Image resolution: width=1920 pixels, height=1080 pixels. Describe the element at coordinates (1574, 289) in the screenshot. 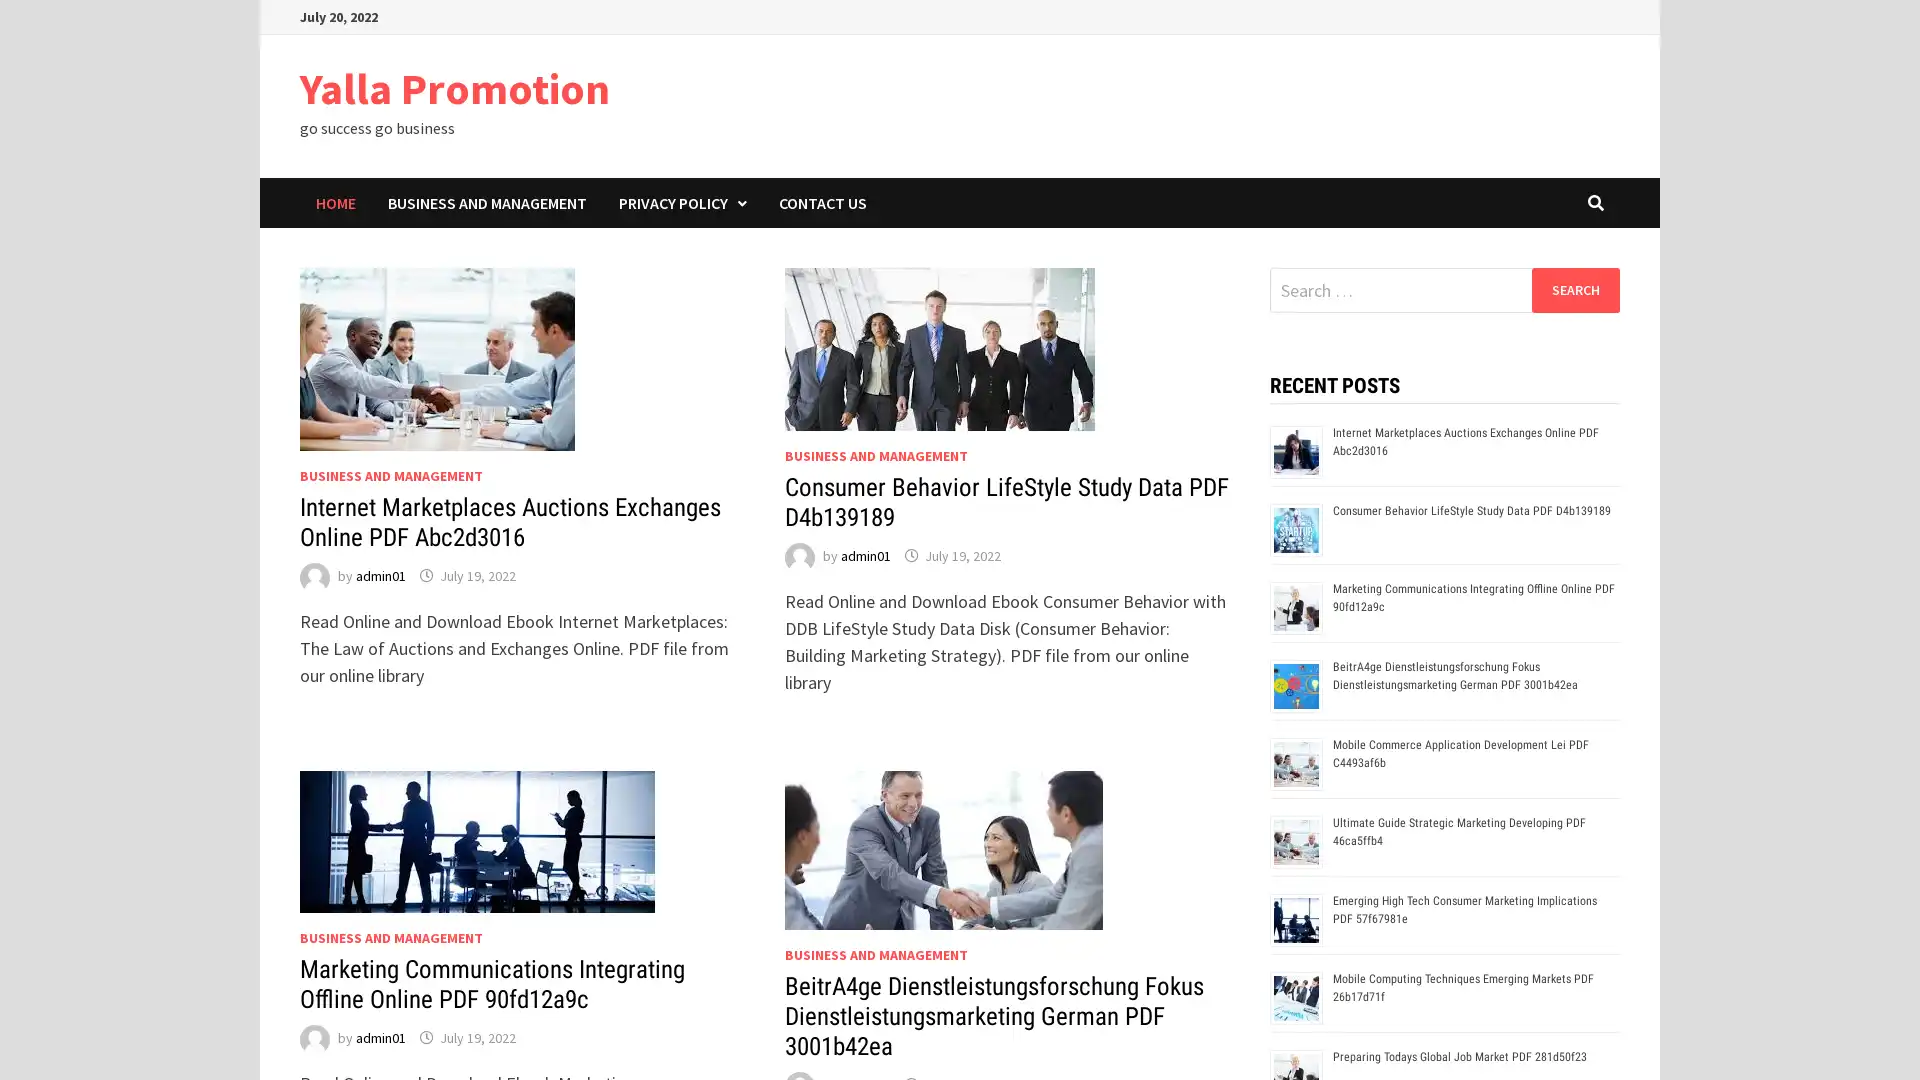

I see `Search` at that location.